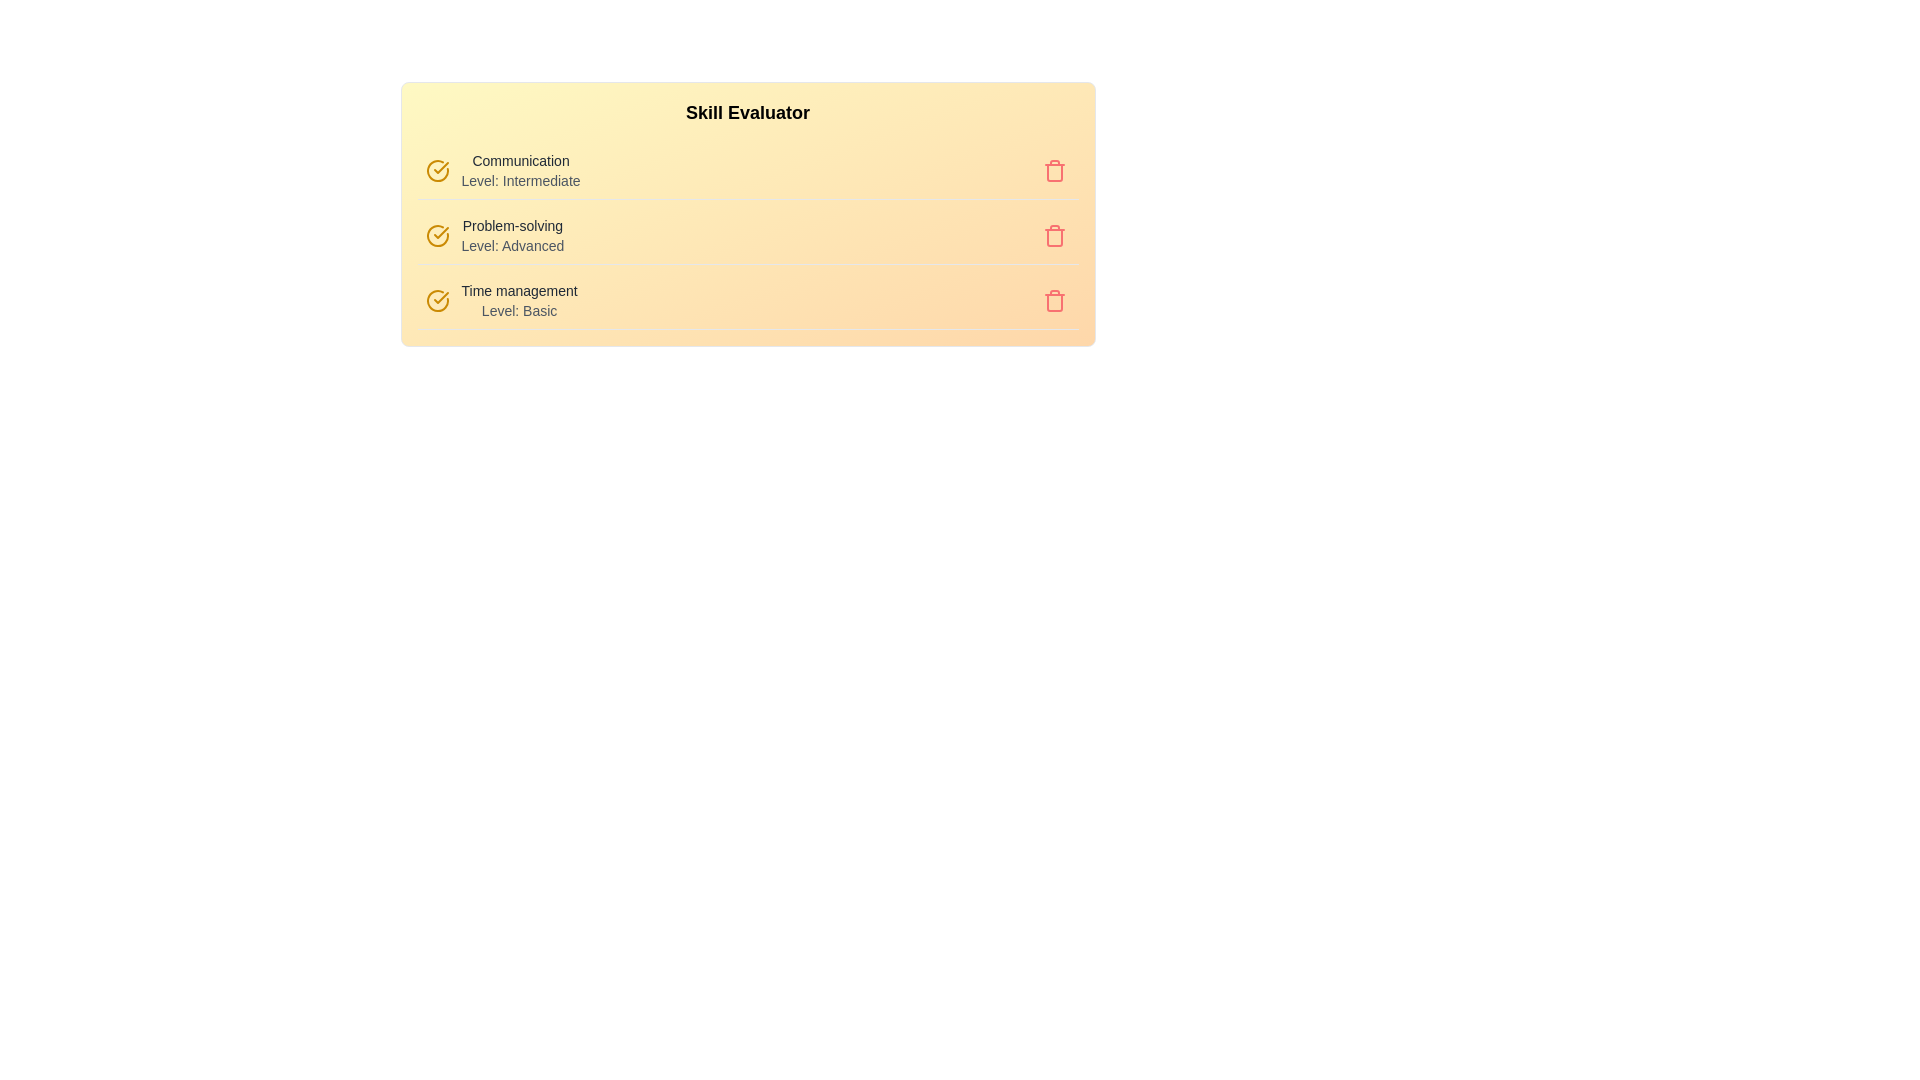 The image size is (1920, 1080). What do you see at coordinates (499, 289) in the screenshot?
I see `the skill item corresponding to Time management` at bounding box center [499, 289].